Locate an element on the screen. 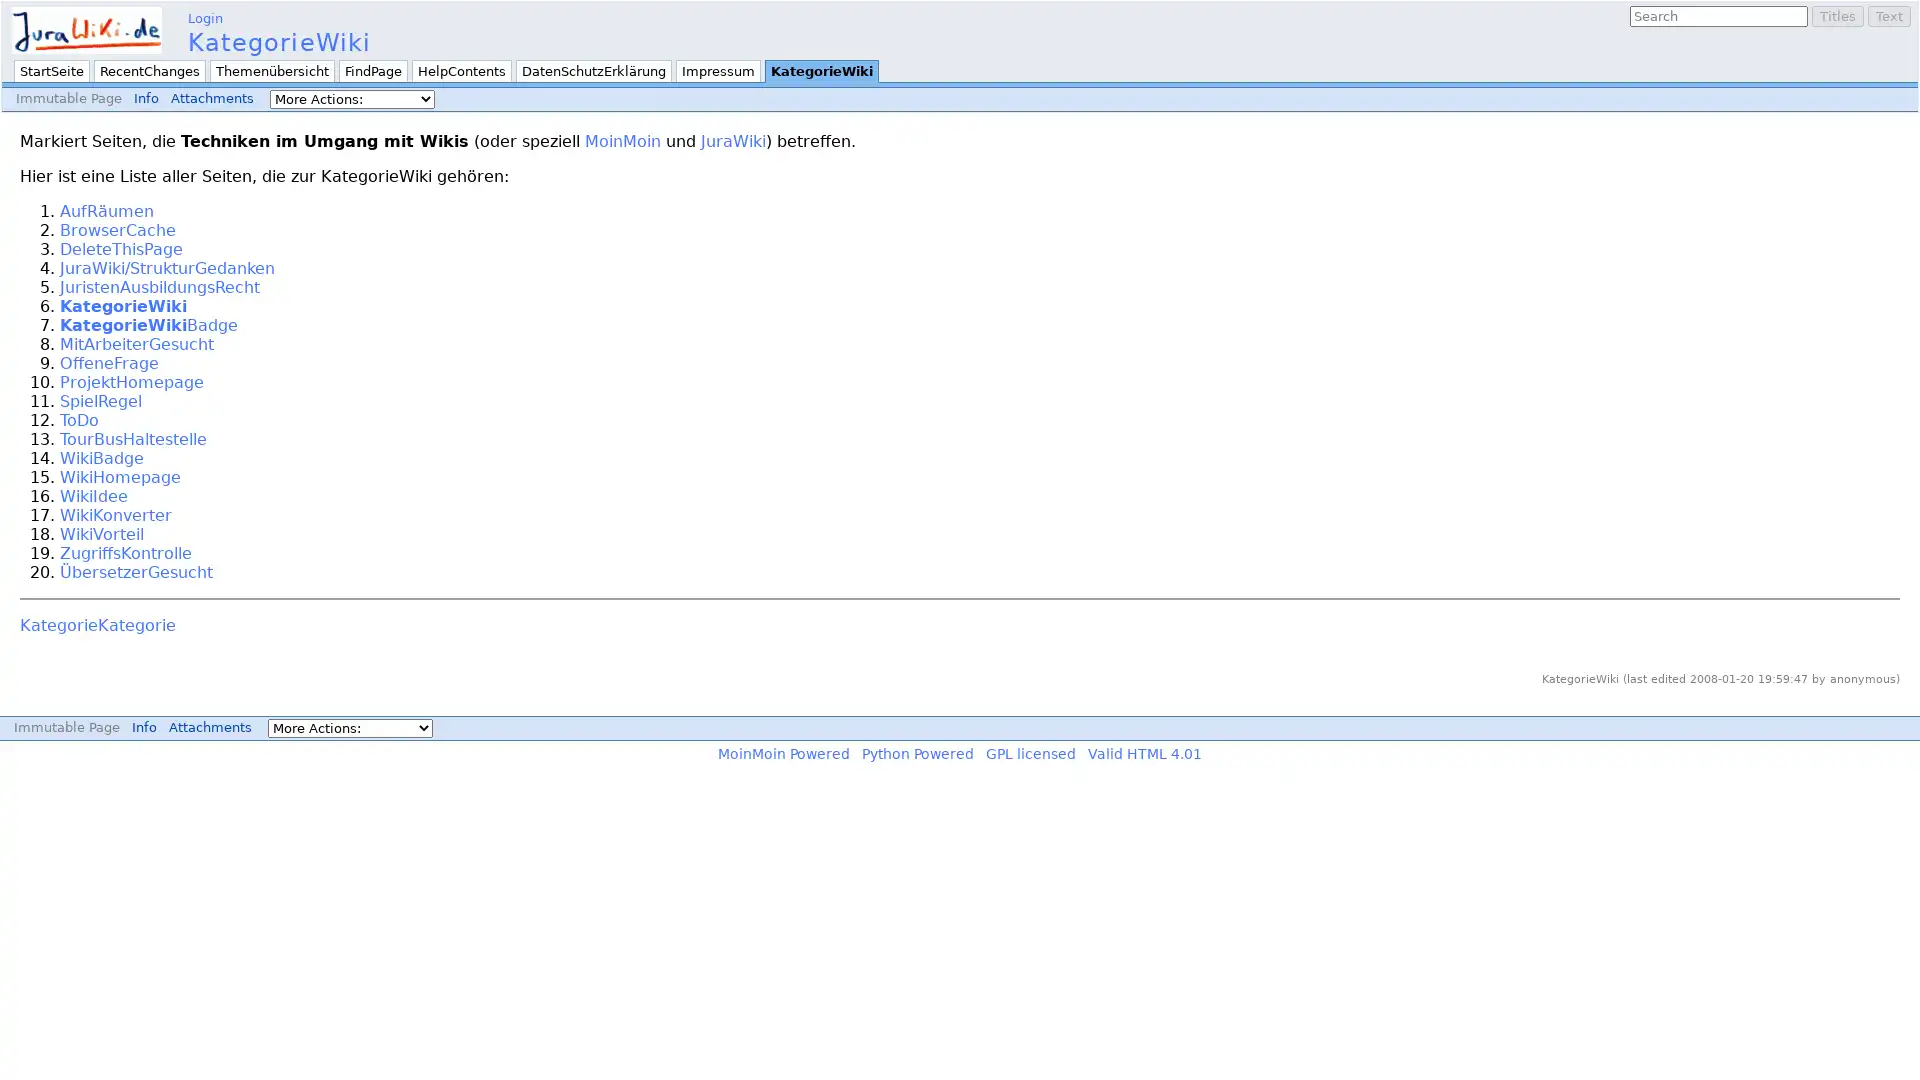 The height and width of the screenshot is (1080, 1920). Titles is located at coordinates (1838, 16).